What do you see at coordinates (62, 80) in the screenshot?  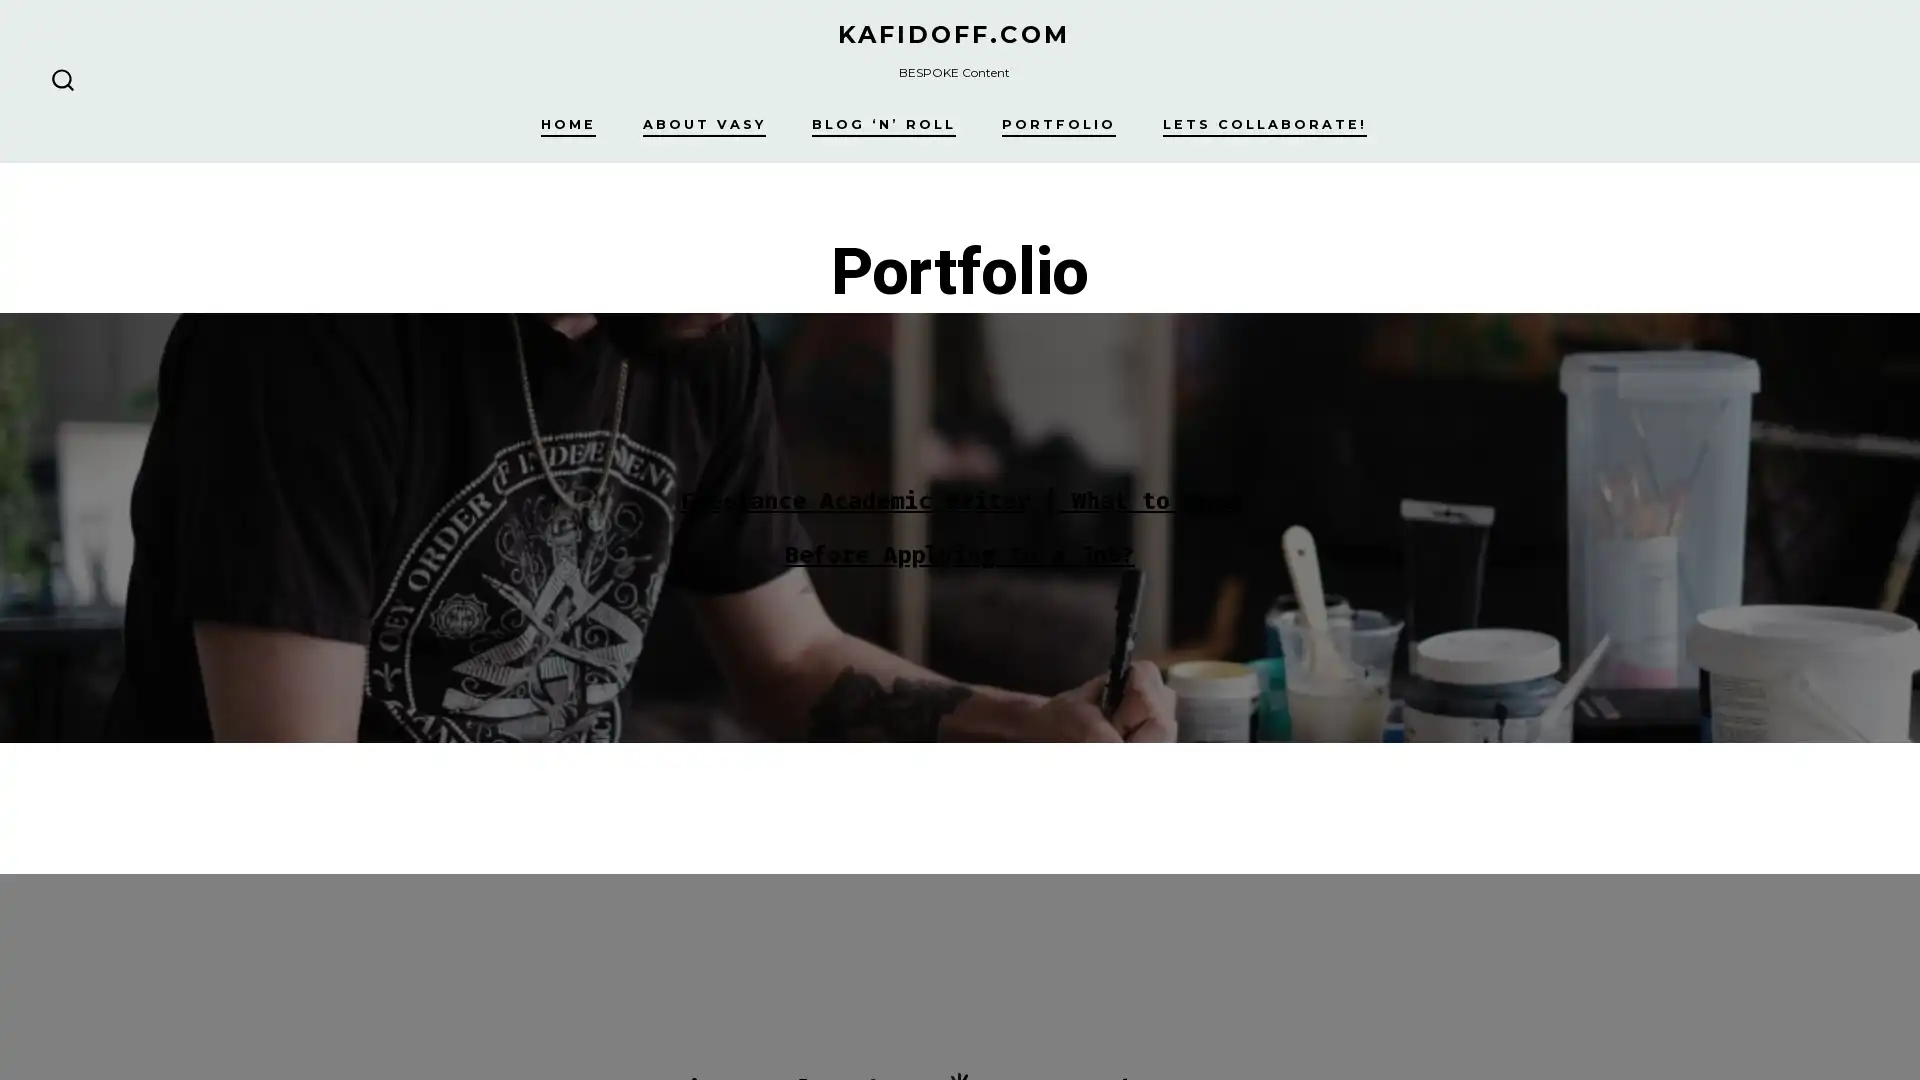 I see `SEARCH TOGGLE` at bounding box center [62, 80].